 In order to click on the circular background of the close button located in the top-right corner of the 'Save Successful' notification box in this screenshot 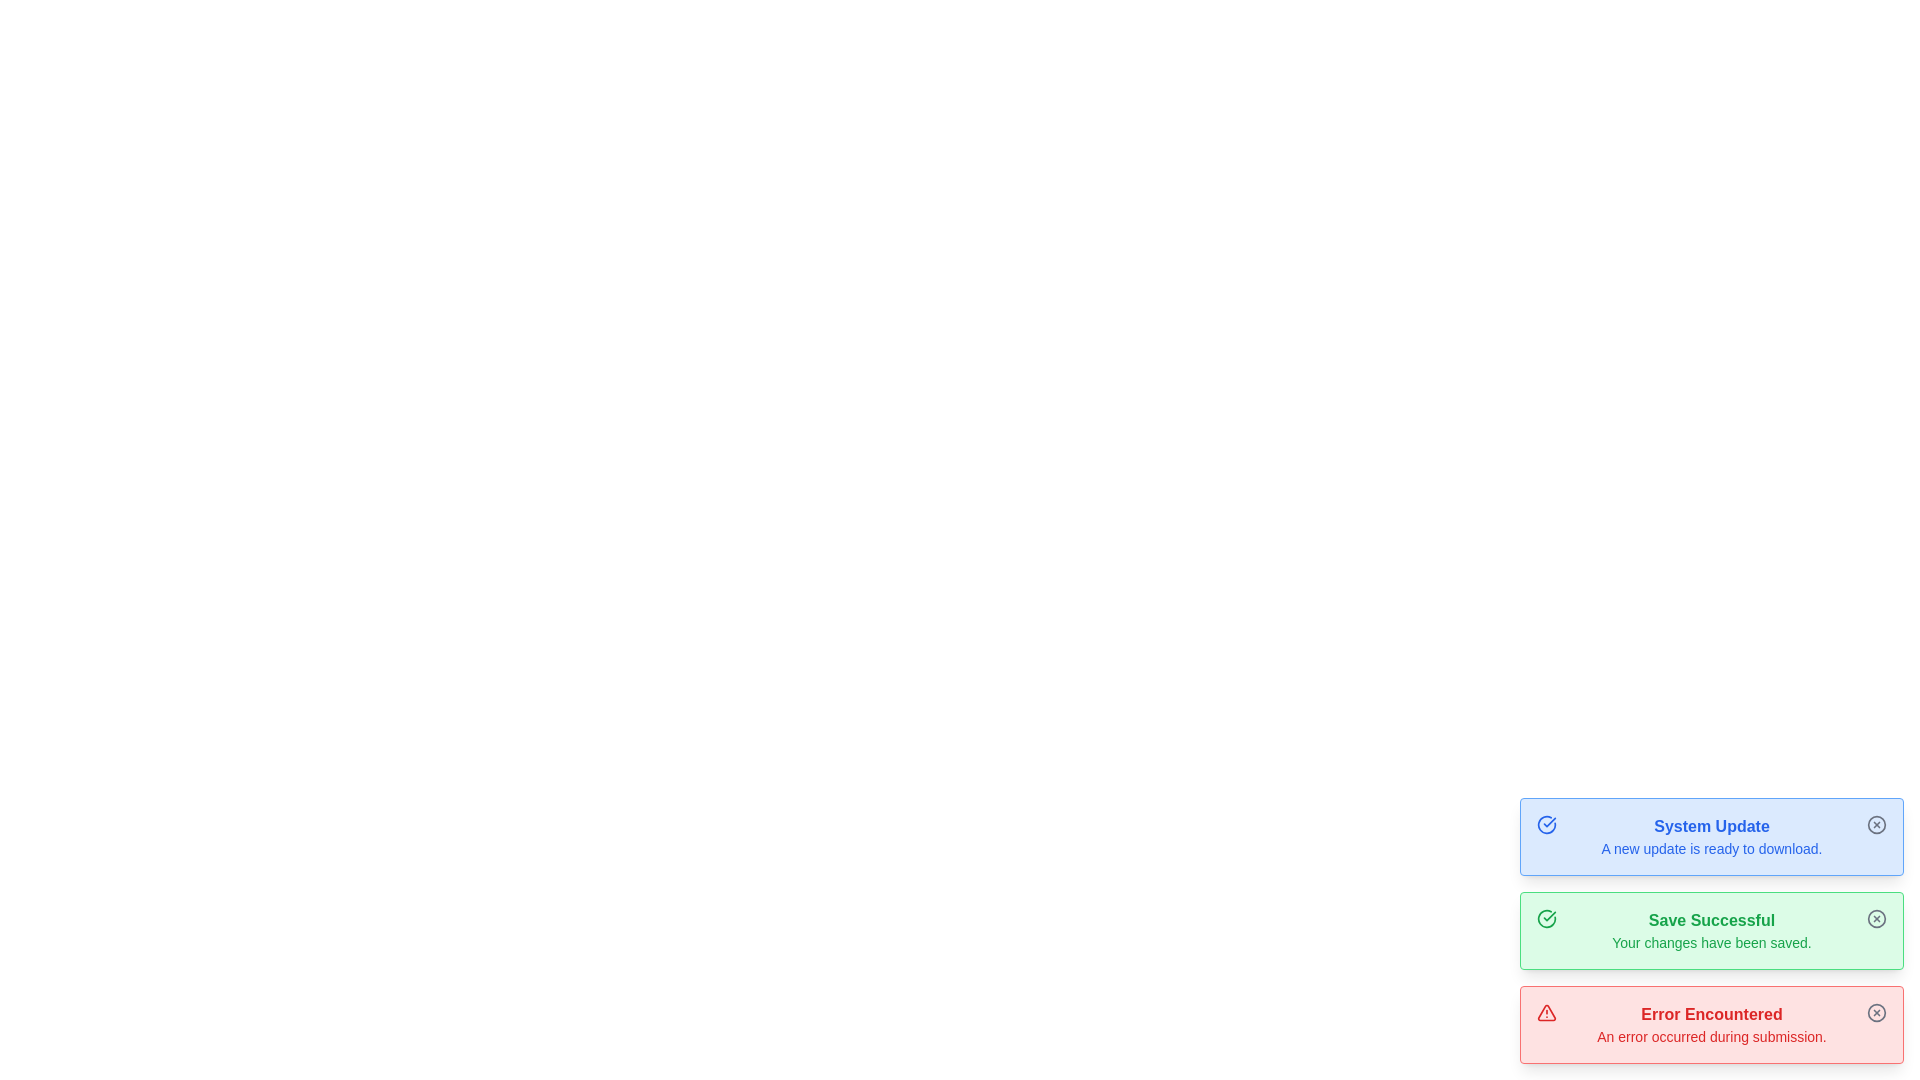, I will do `click(1875, 918)`.